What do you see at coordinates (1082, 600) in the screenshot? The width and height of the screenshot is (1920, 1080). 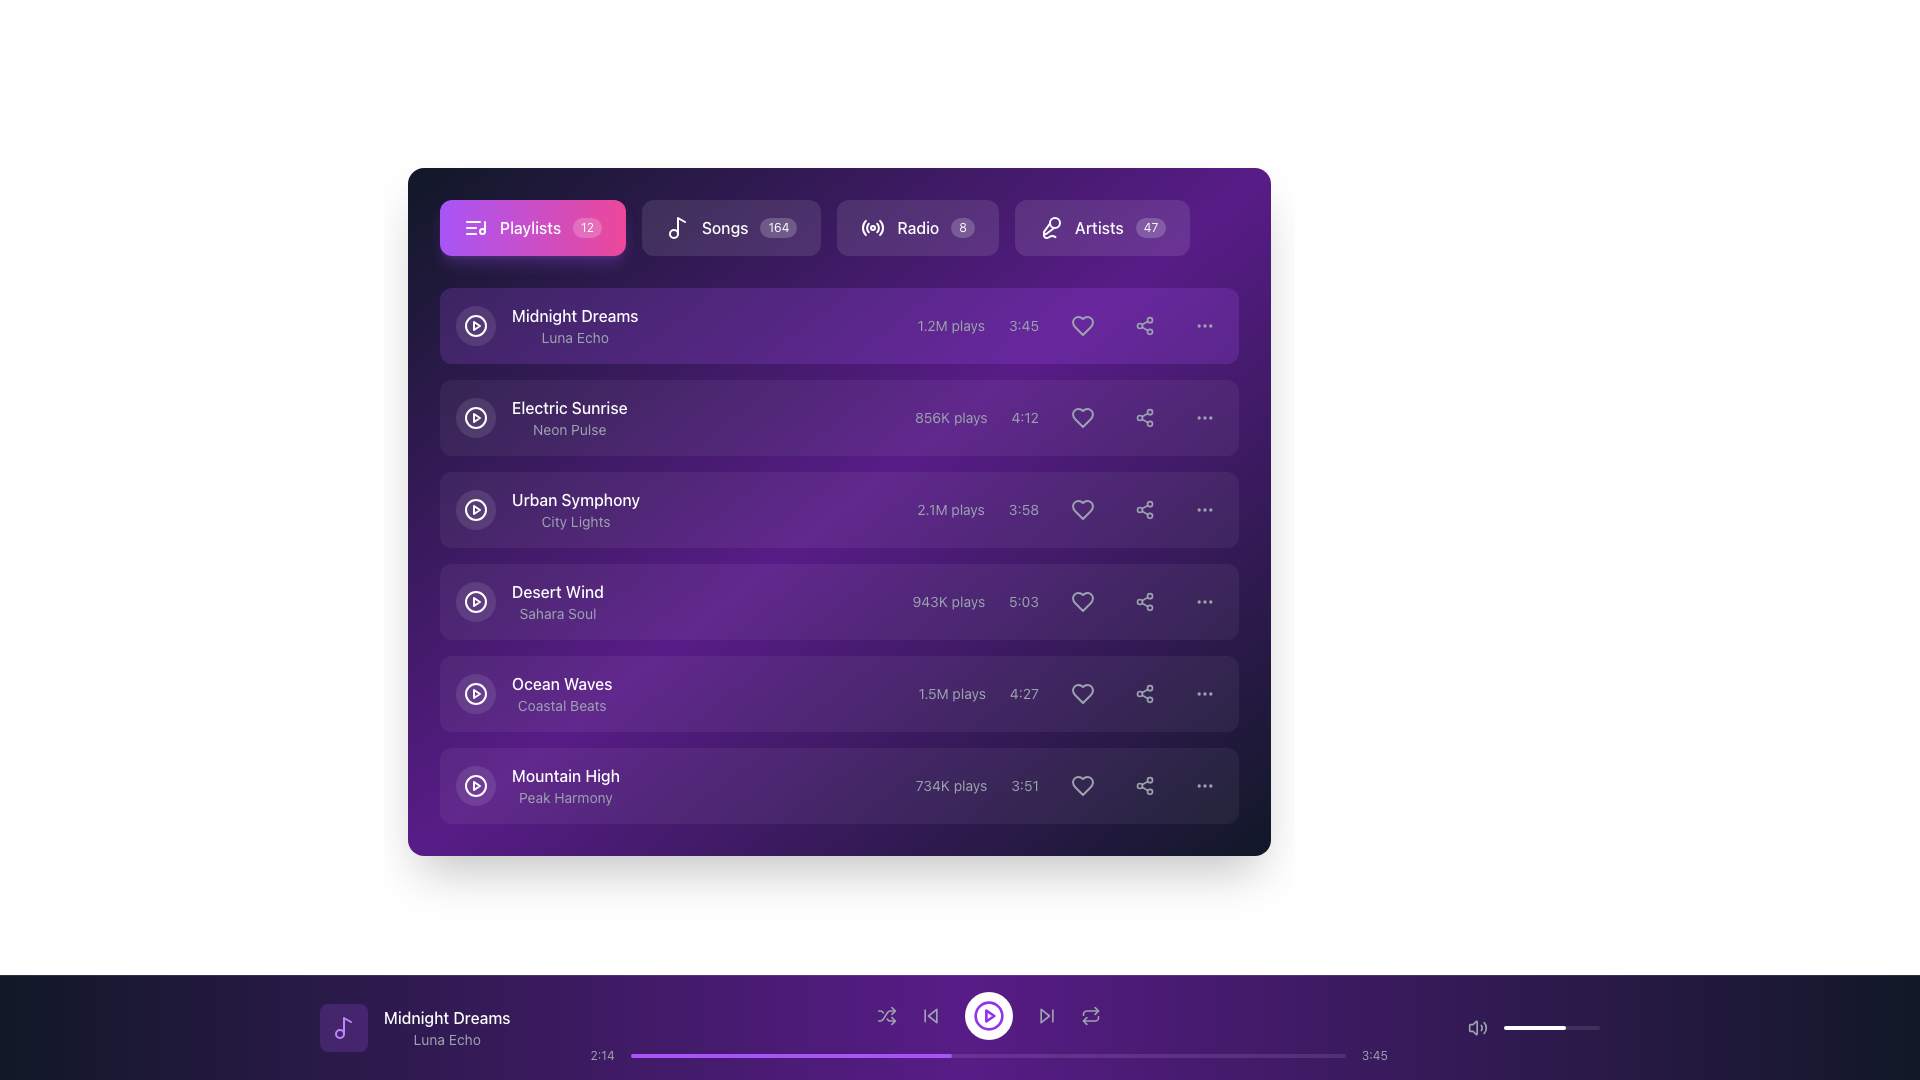 I see `the heart-shaped favorite button icon located in the 'Desert Wind' track row, which is styled in gray and has a hover effect that changes the background to semi-transparent white` at bounding box center [1082, 600].